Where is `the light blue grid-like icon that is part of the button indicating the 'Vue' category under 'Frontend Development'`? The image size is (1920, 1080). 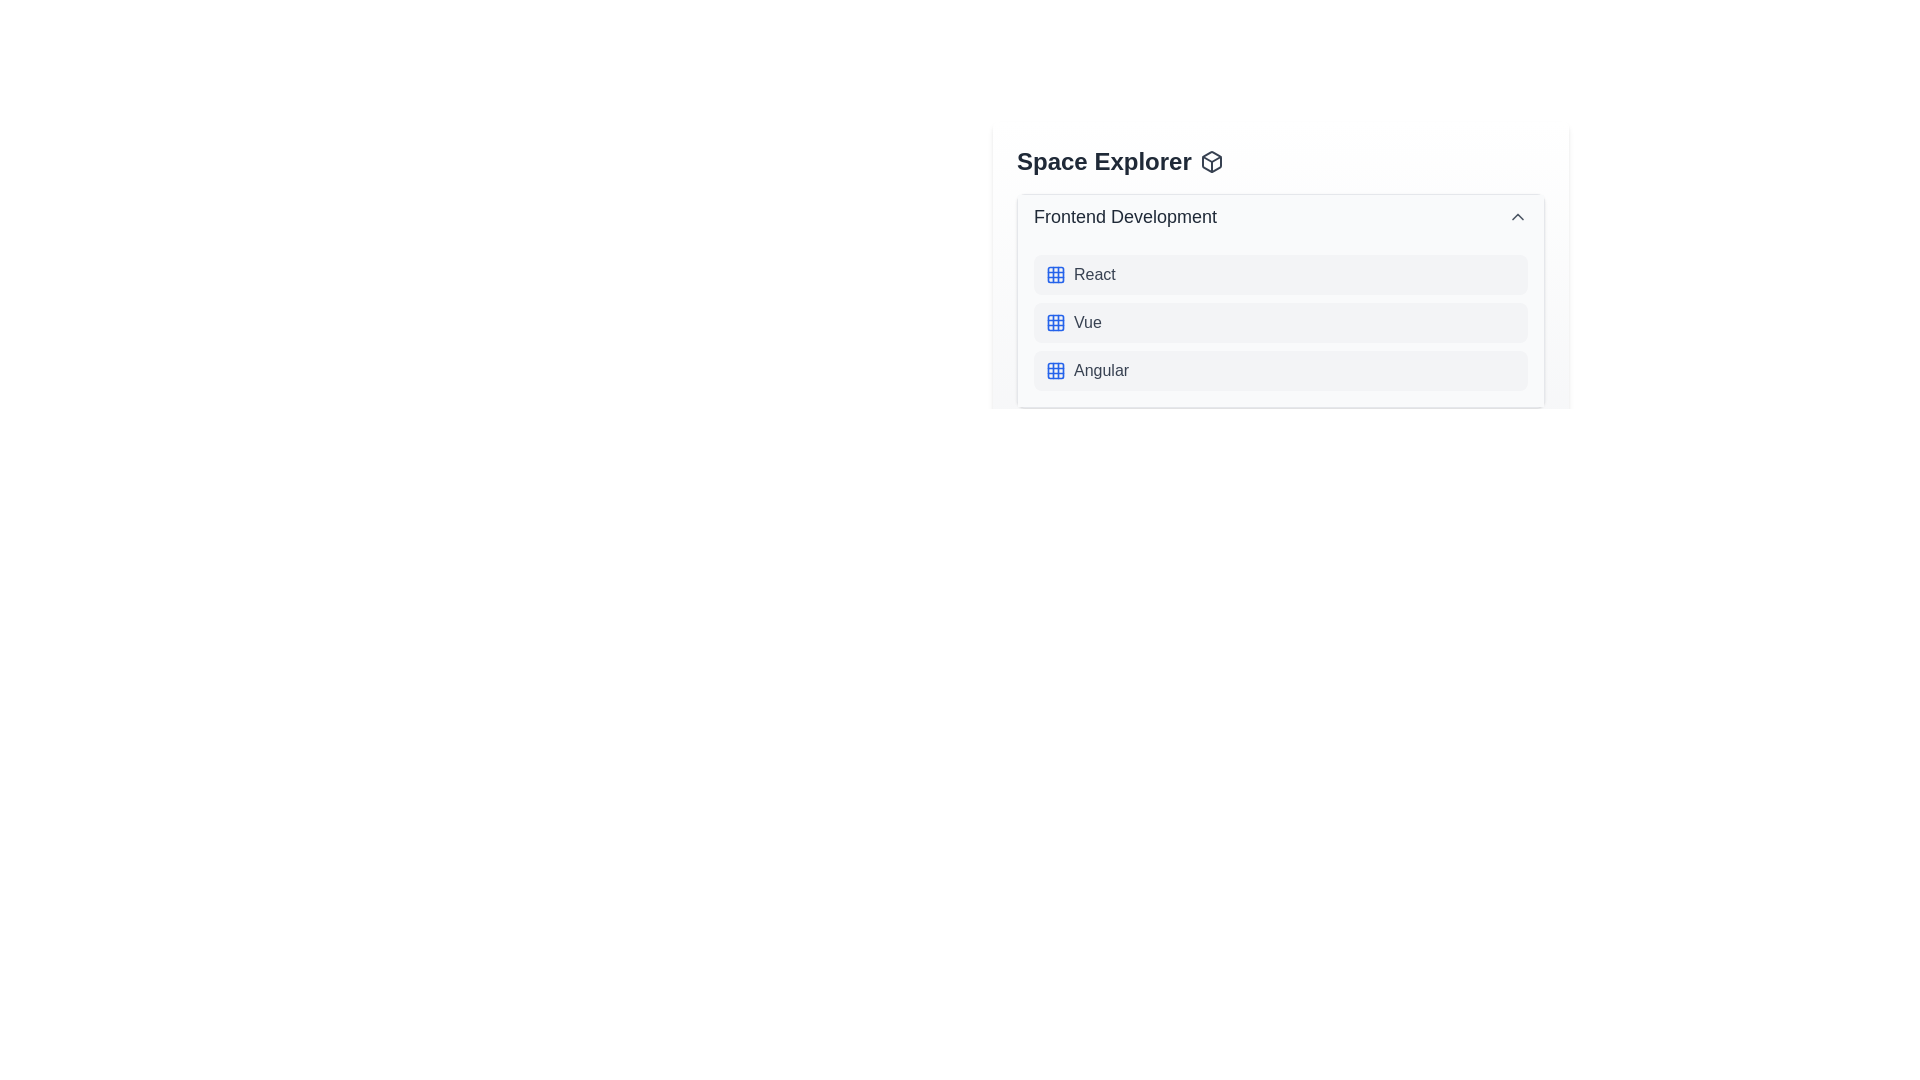 the light blue grid-like icon that is part of the button indicating the 'Vue' category under 'Frontend Development' is located at coordinates (1055, 322).